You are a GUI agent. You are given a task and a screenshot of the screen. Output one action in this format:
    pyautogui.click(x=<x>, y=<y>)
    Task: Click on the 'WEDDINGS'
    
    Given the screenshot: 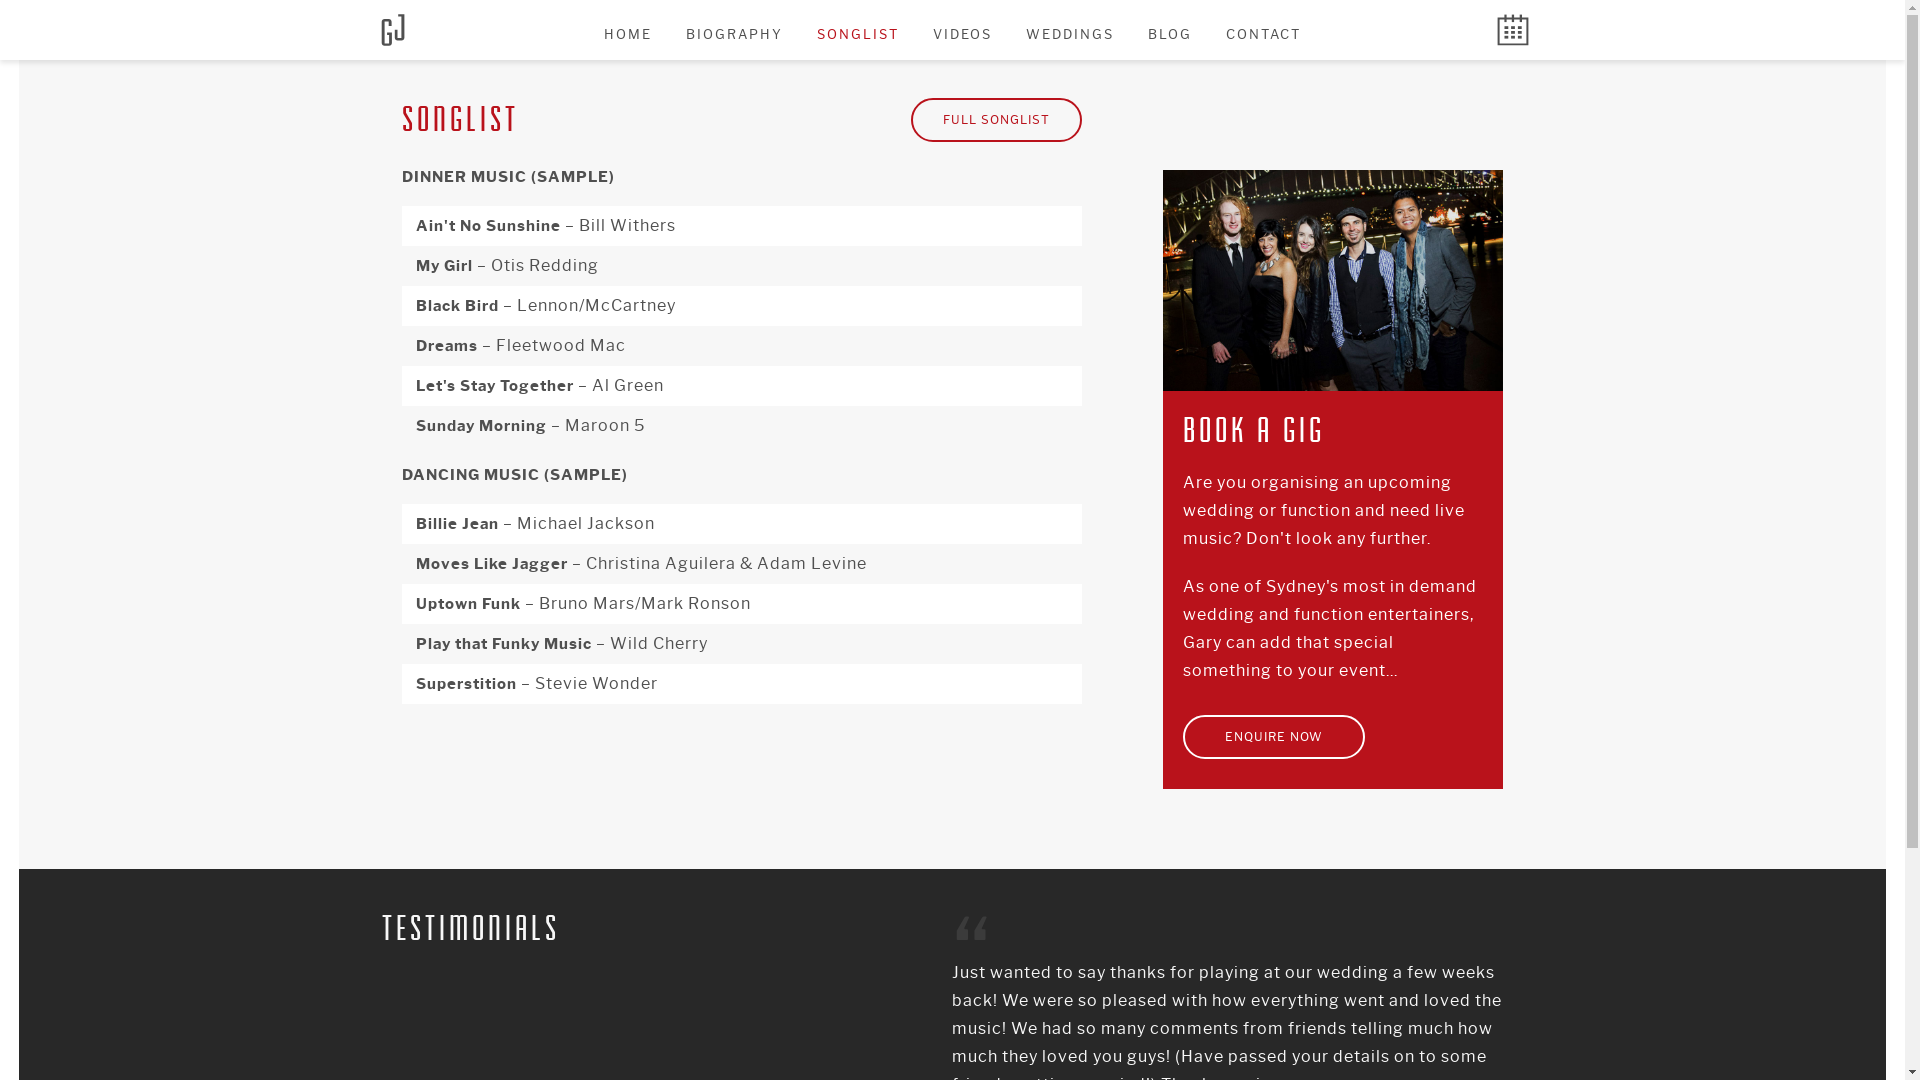 What is the action you would take?
    pyautogui.click(x=1011, y=34)
    